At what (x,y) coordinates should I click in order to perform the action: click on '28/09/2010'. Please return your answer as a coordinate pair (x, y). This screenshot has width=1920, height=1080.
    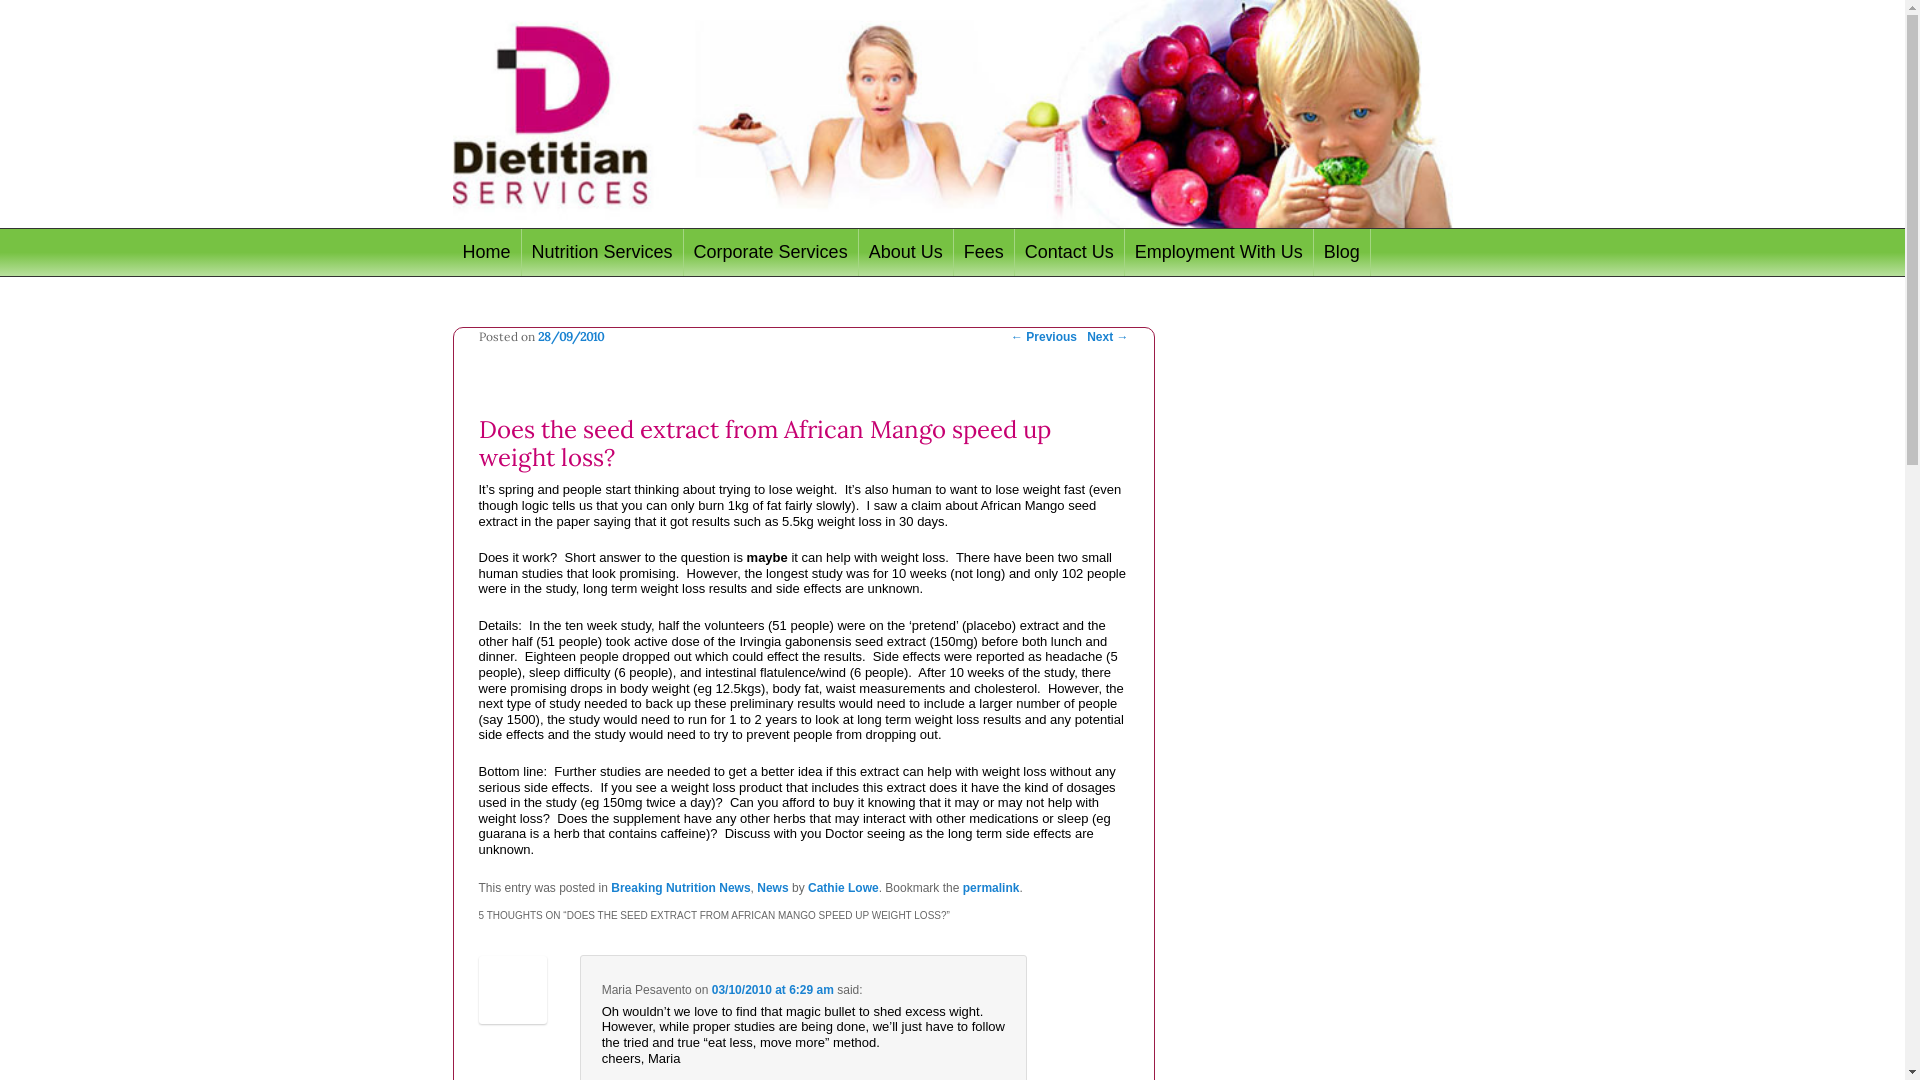
    Looking at the image, I should click on (537, 335).